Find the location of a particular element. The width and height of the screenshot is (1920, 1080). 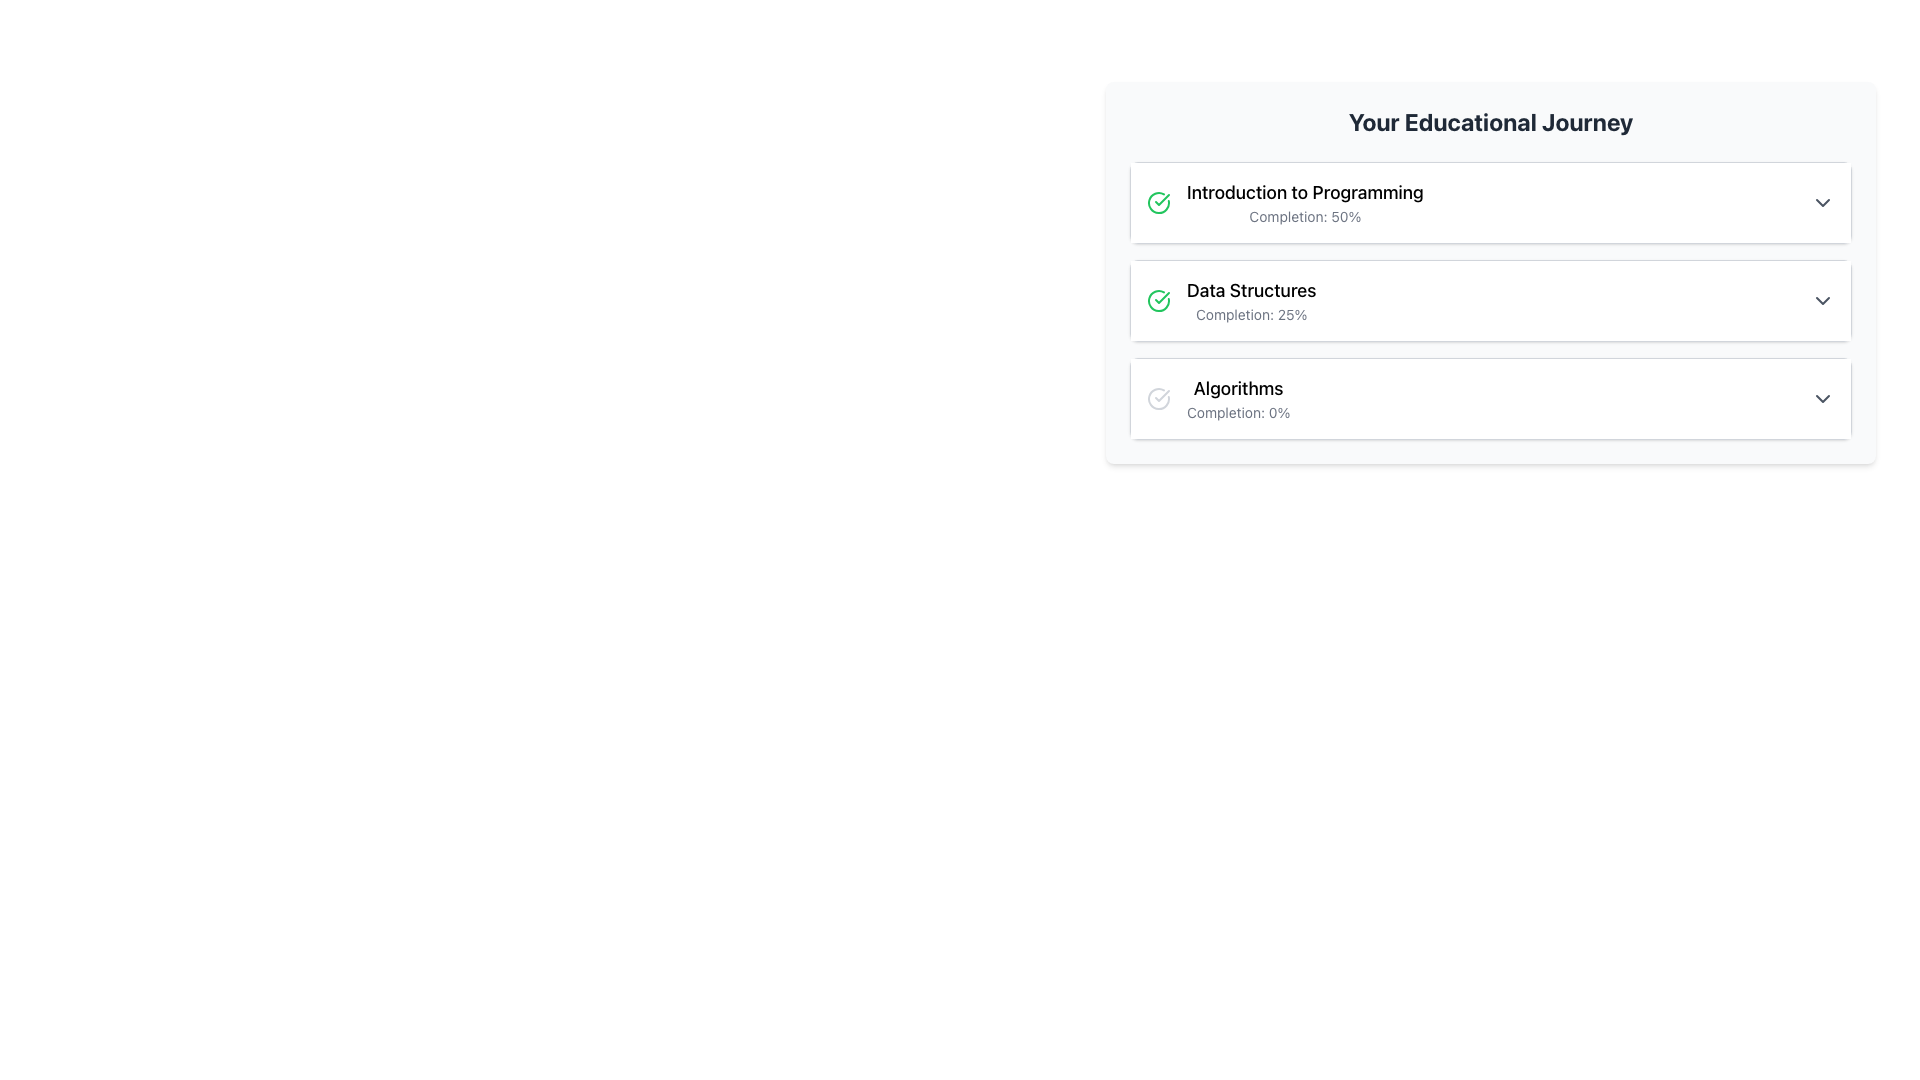

status indicator icon for the 'Algorithms' course in the 'Your Educational Journey' interface, which is located to the left of the course title and indicates that the course has not been completed yet is located at coordinates (1158, 398).